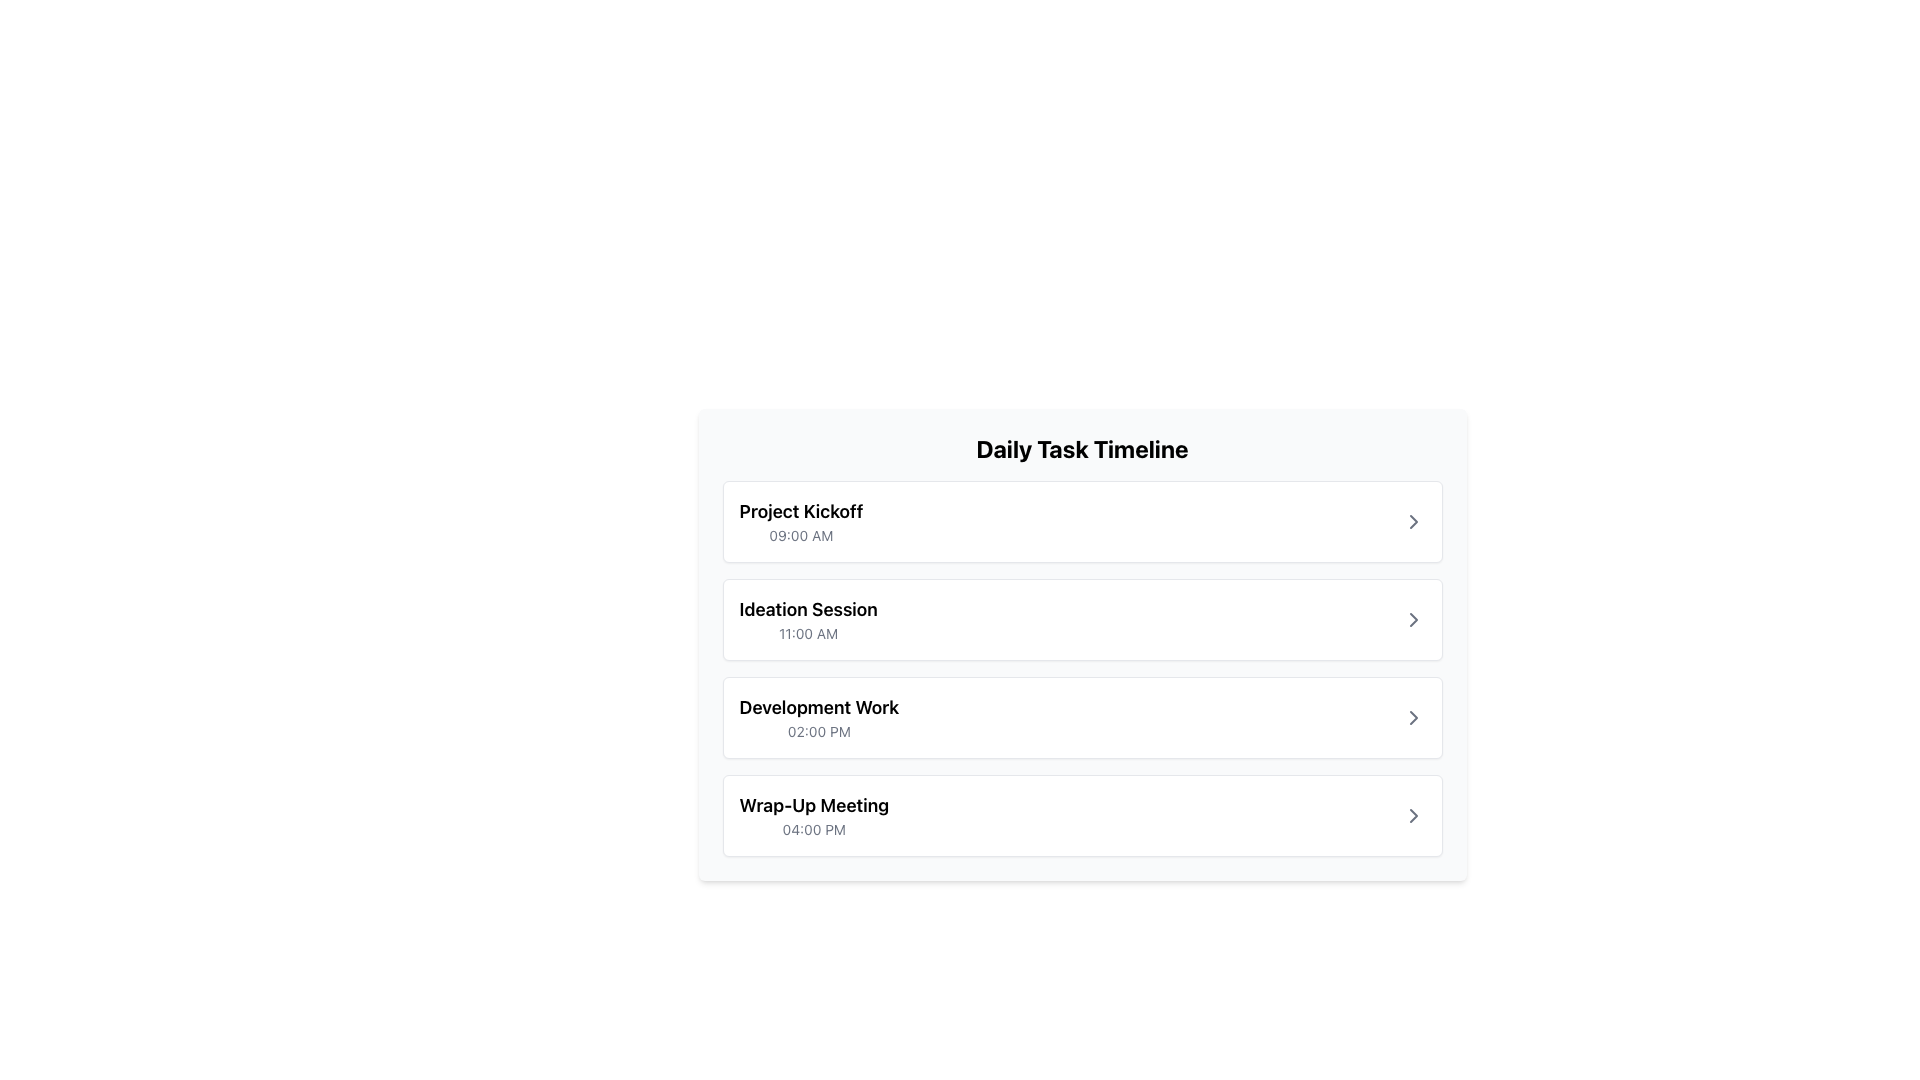 The image size is (1920, 1080). Describe the element at coordinates (808, 619) in the screenshot. I see `the event details` at that location.